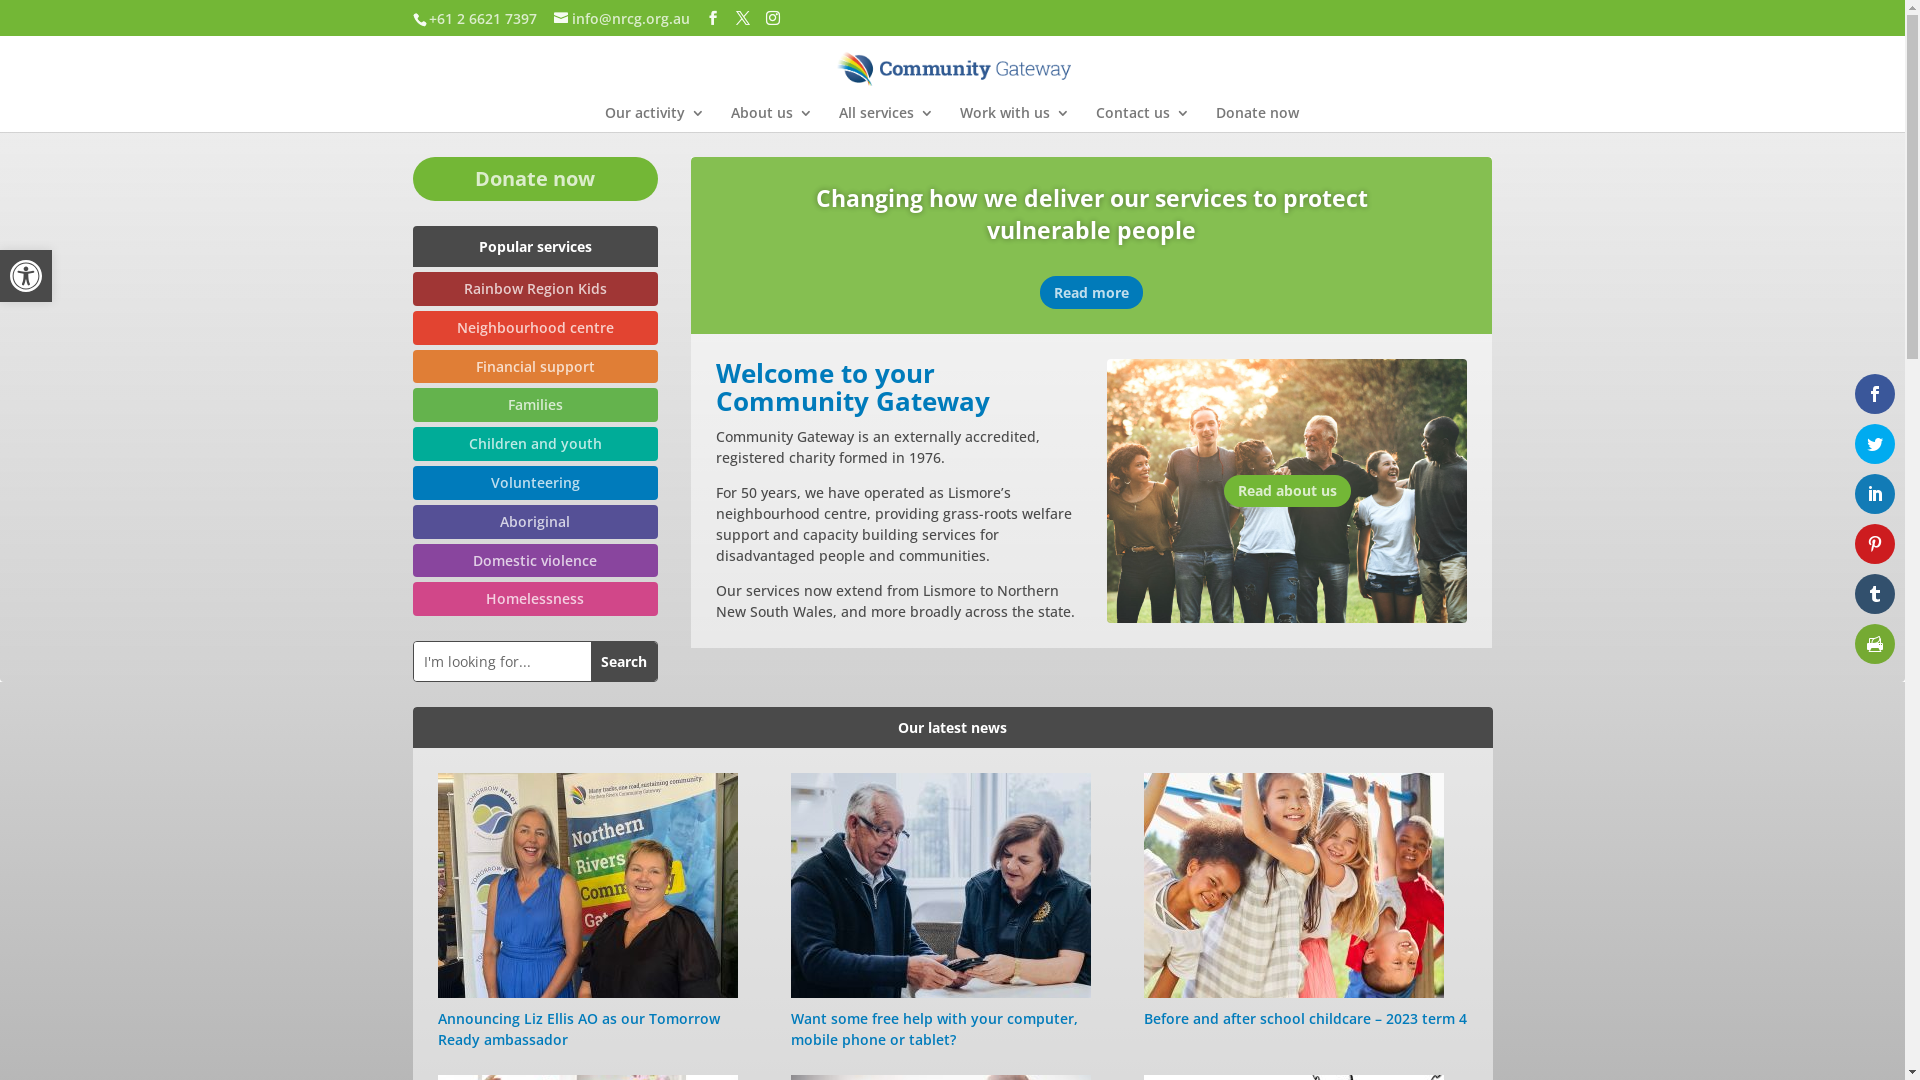 The image size is (1920, 1080). Describe the element at coordinates (534, 405) in the screenshot. I see `'Families'` at that location.